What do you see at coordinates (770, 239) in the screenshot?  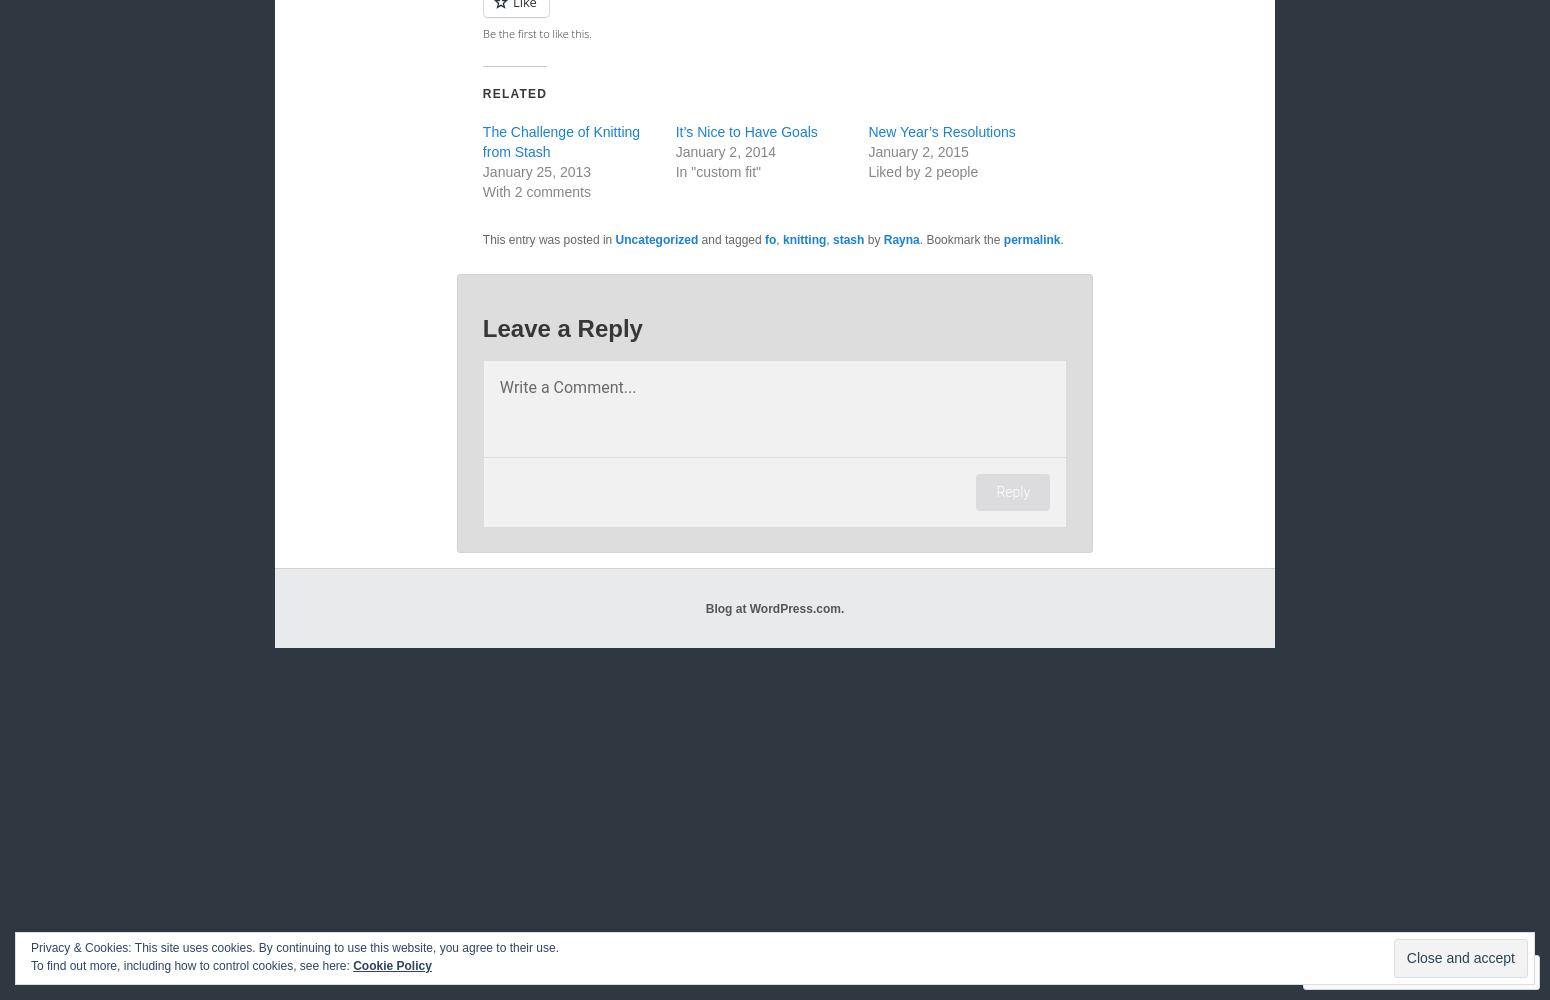 I see `'fo'` at bounding box center [770, 239].